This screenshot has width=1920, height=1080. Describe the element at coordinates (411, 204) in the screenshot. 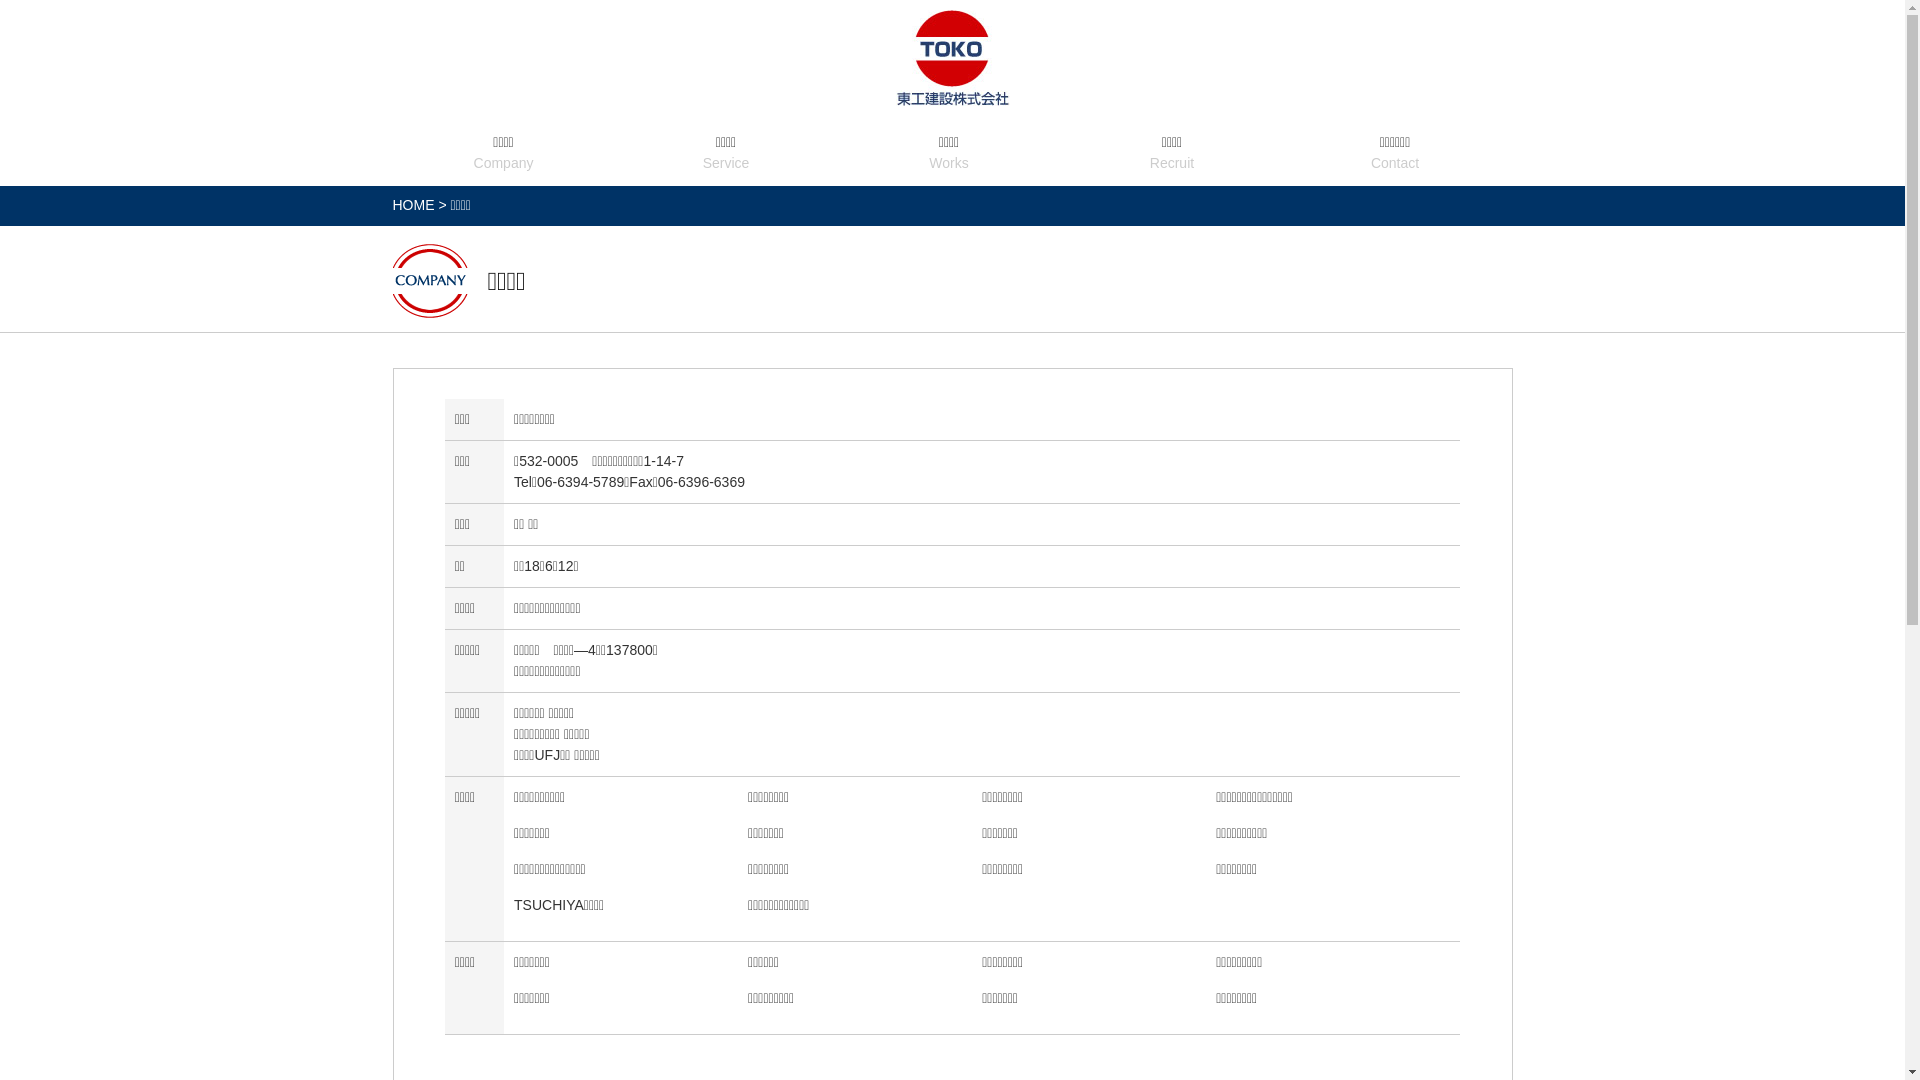

I see `'HOME'` at that location.